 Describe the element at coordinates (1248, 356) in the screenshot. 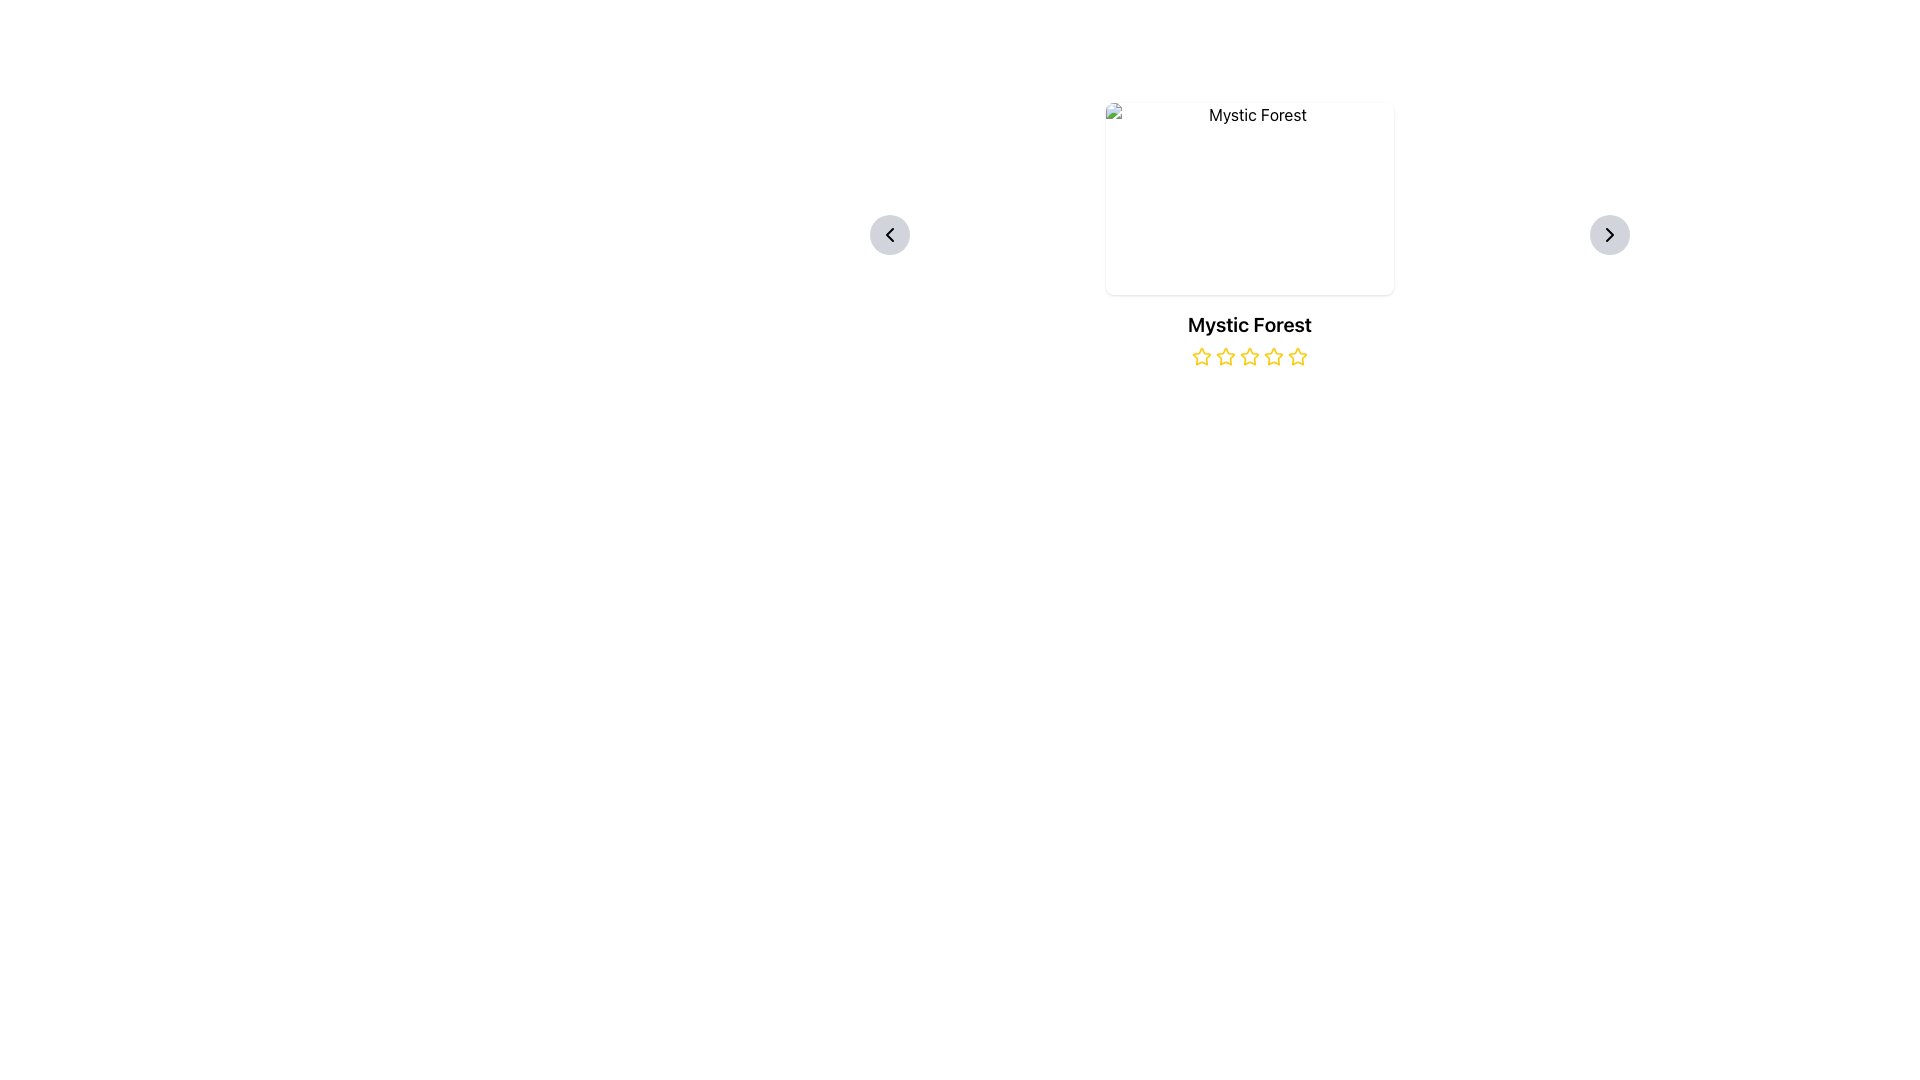

I see `the fifth star in the five-star rating system below the title 'Mystic Forest'` at that location.